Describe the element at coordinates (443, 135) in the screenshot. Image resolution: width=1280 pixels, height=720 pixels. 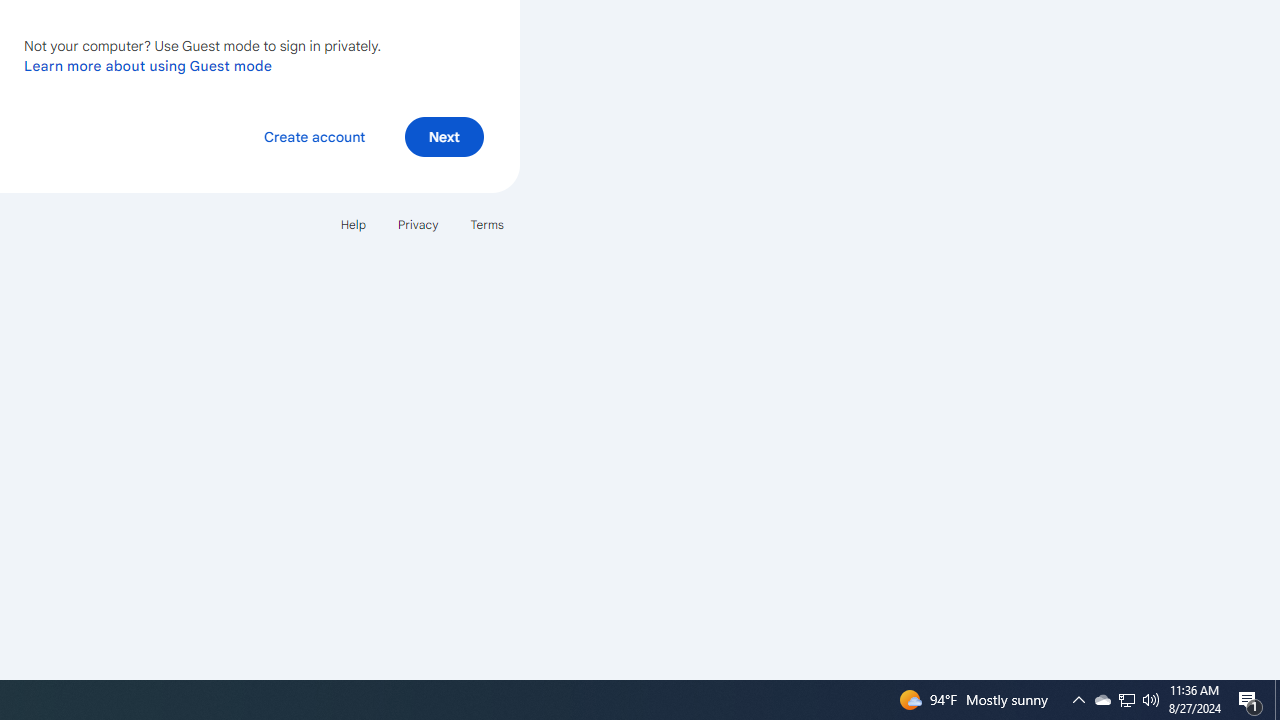
I see `'Next'` at that location.